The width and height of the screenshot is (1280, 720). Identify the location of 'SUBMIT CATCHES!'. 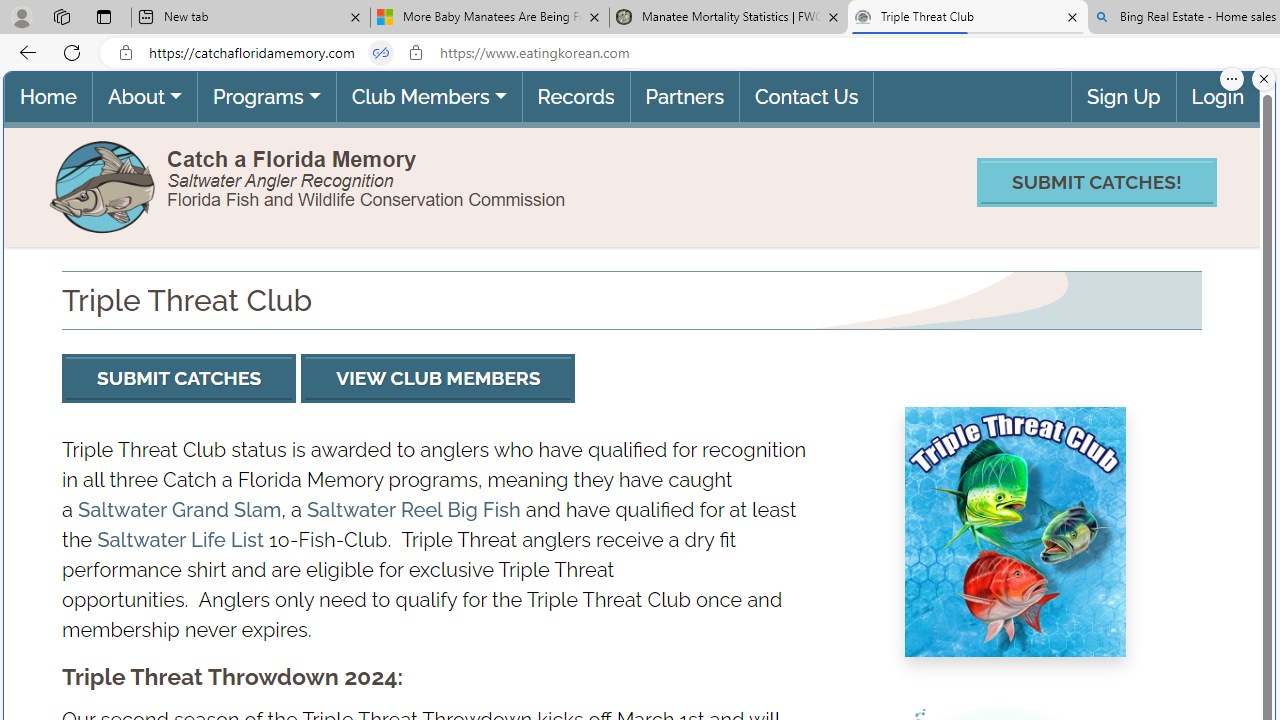
(1095, 182).